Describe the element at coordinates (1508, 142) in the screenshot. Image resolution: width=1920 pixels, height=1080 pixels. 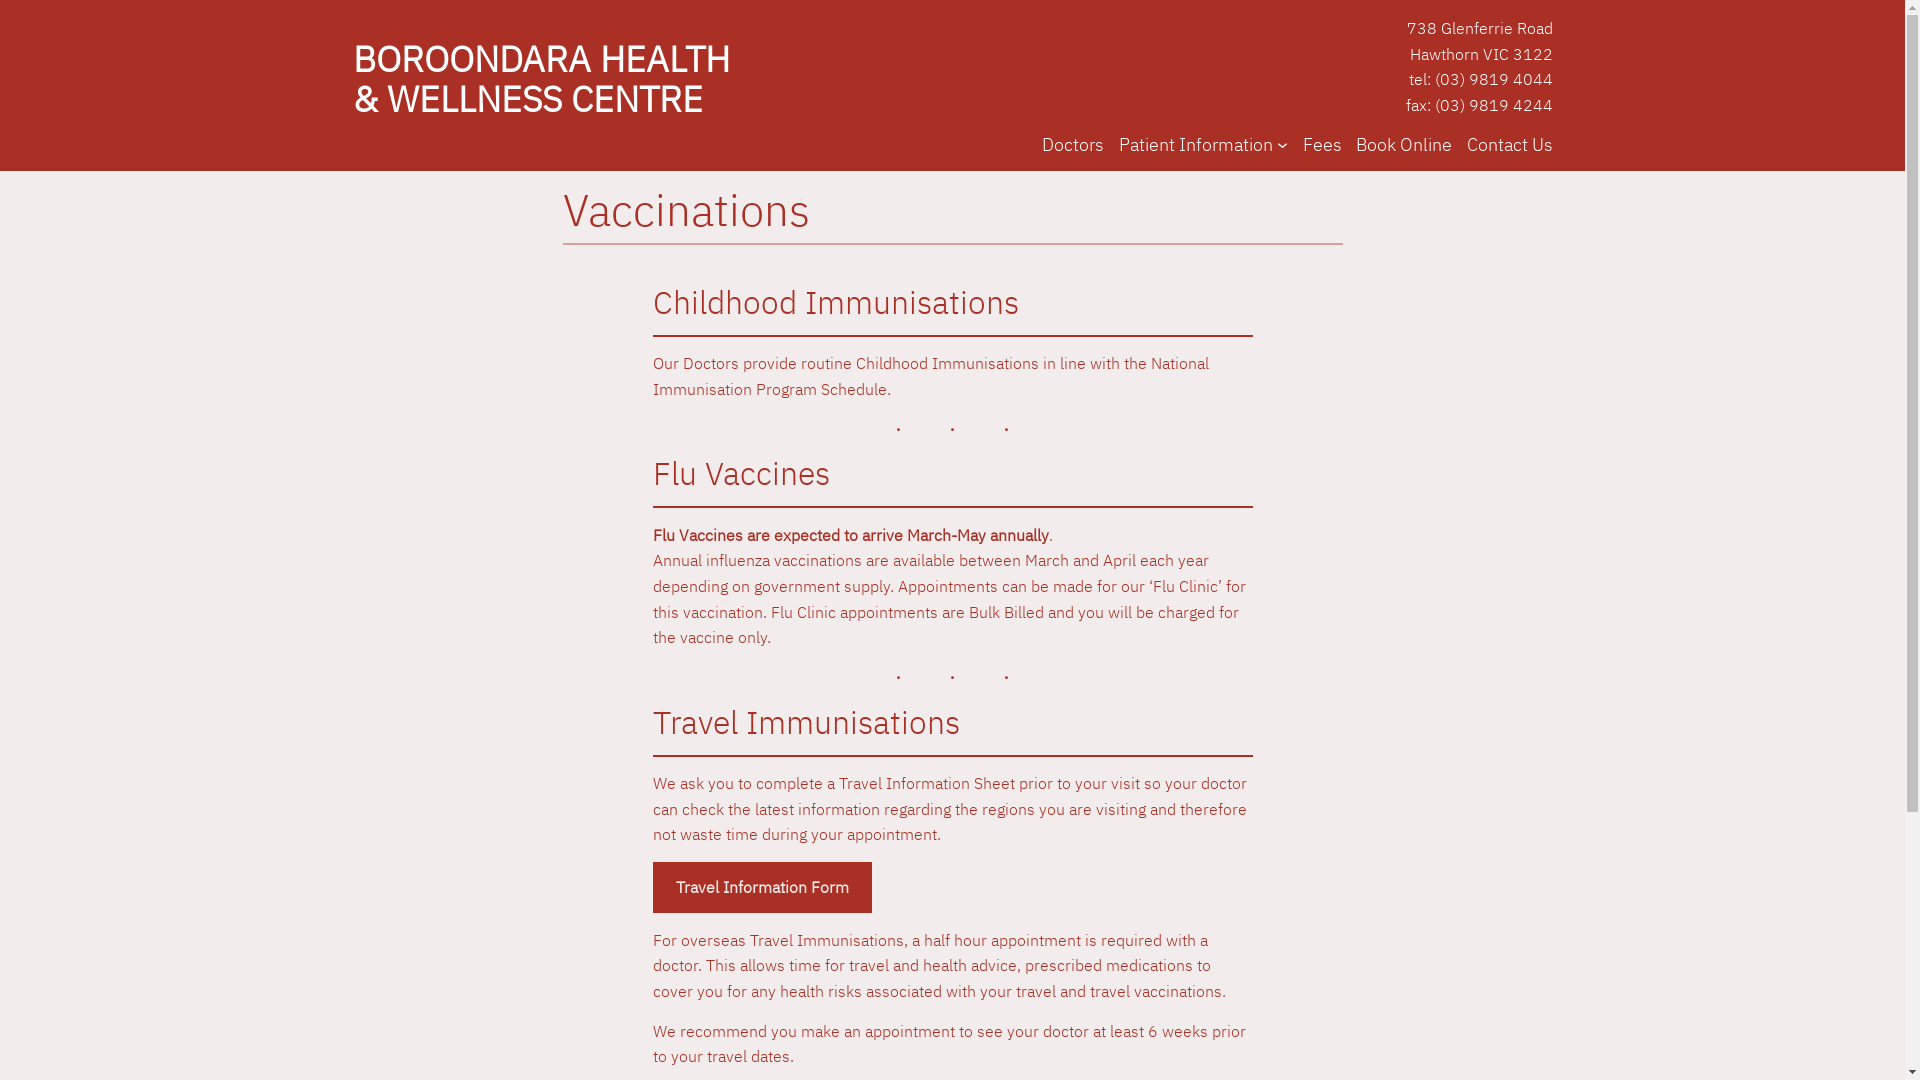
I see `'Contact Us'` at that location.